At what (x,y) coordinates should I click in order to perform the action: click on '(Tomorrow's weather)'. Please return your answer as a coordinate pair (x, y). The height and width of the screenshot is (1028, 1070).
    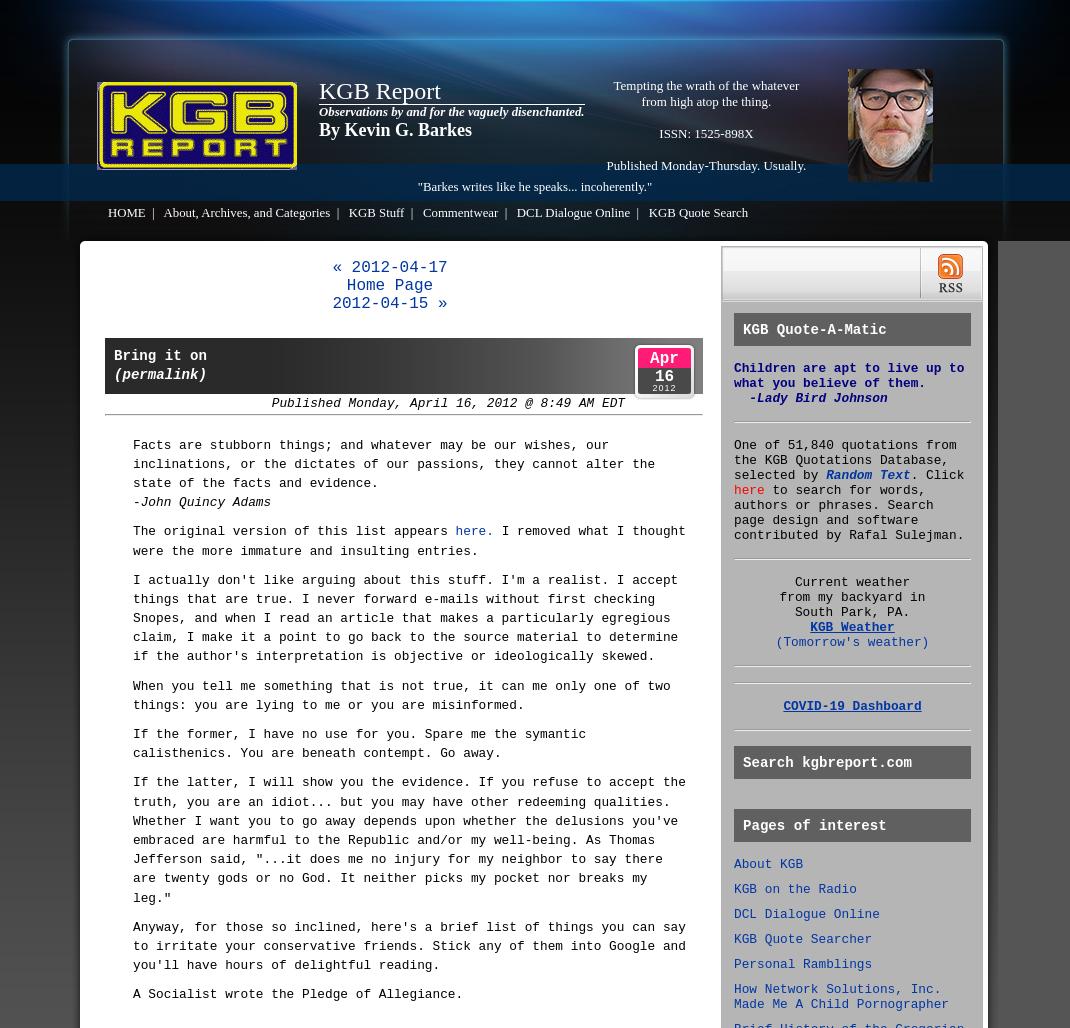
    Looking at the image, I should click on (852, 641).